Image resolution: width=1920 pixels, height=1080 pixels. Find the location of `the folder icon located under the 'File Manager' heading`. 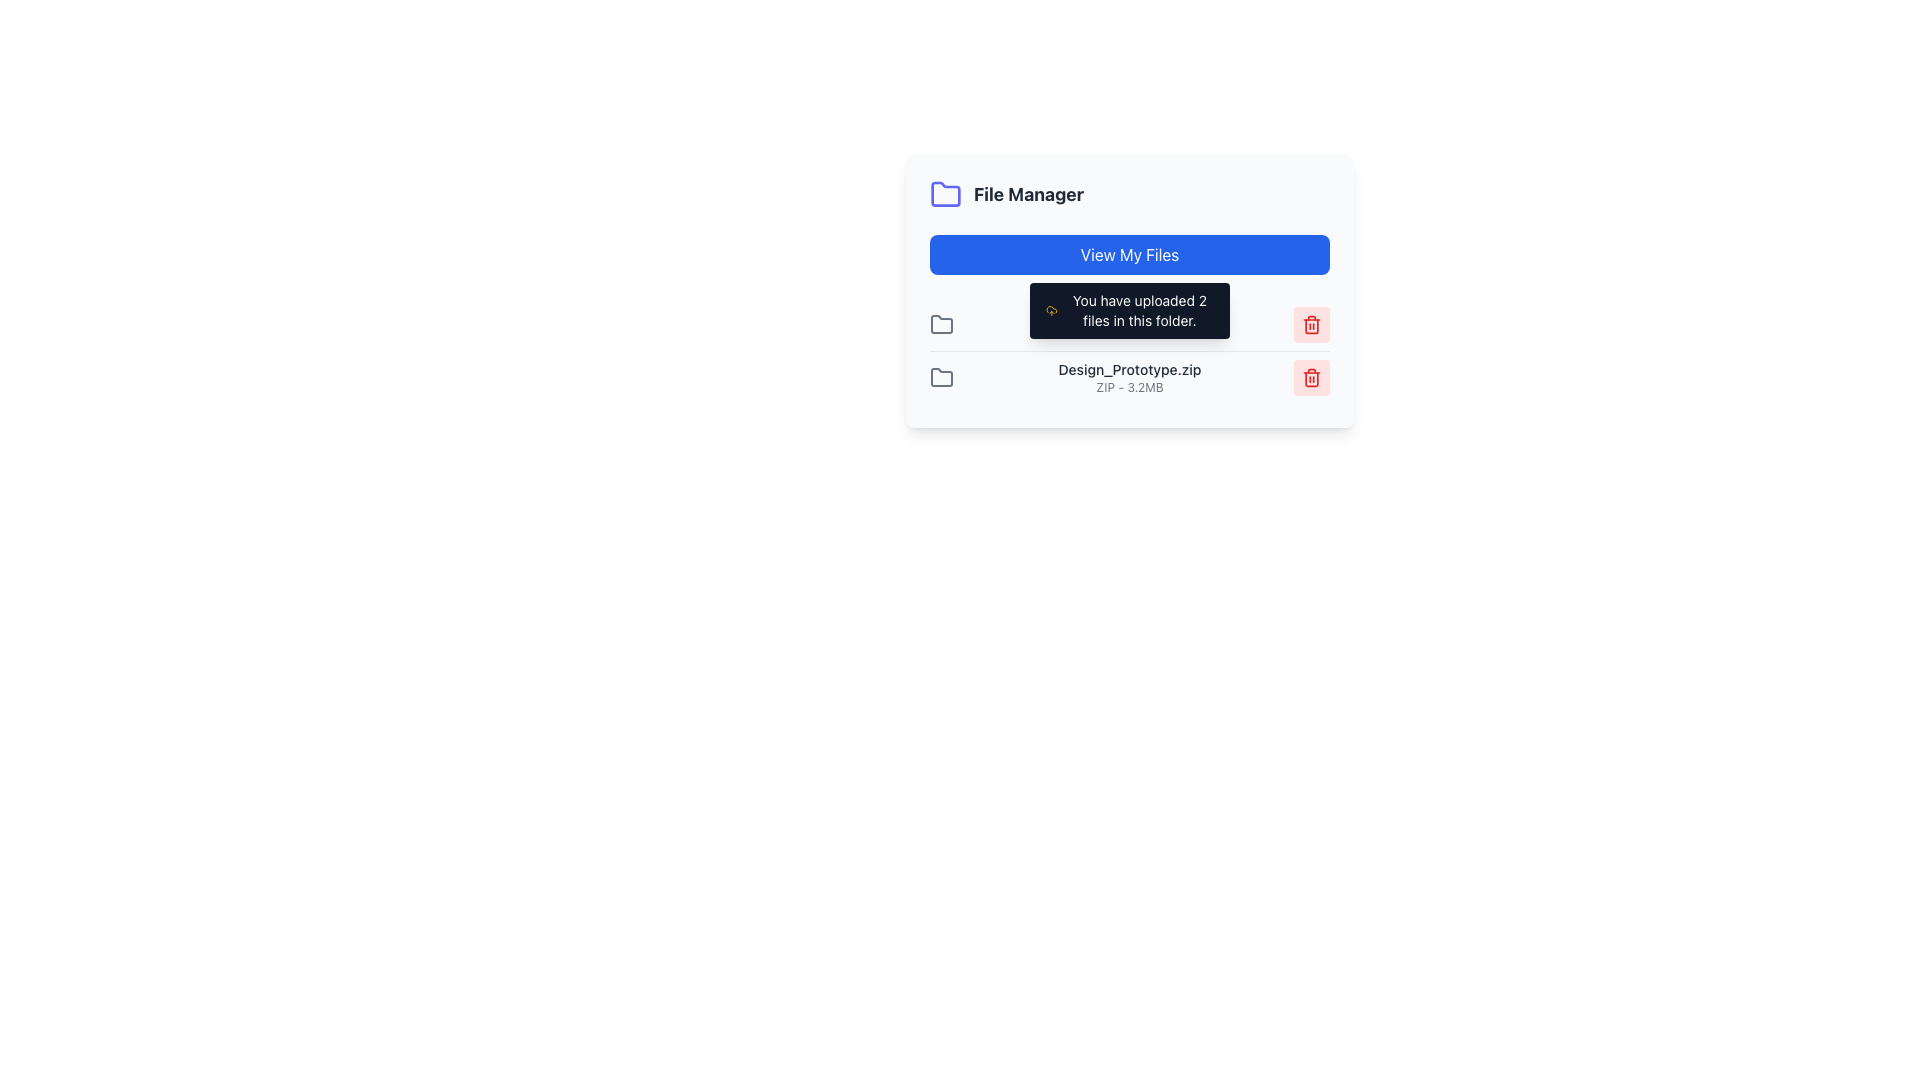

the folder icon located under the 'File Manager' heading is located at coordinates (940, 377).